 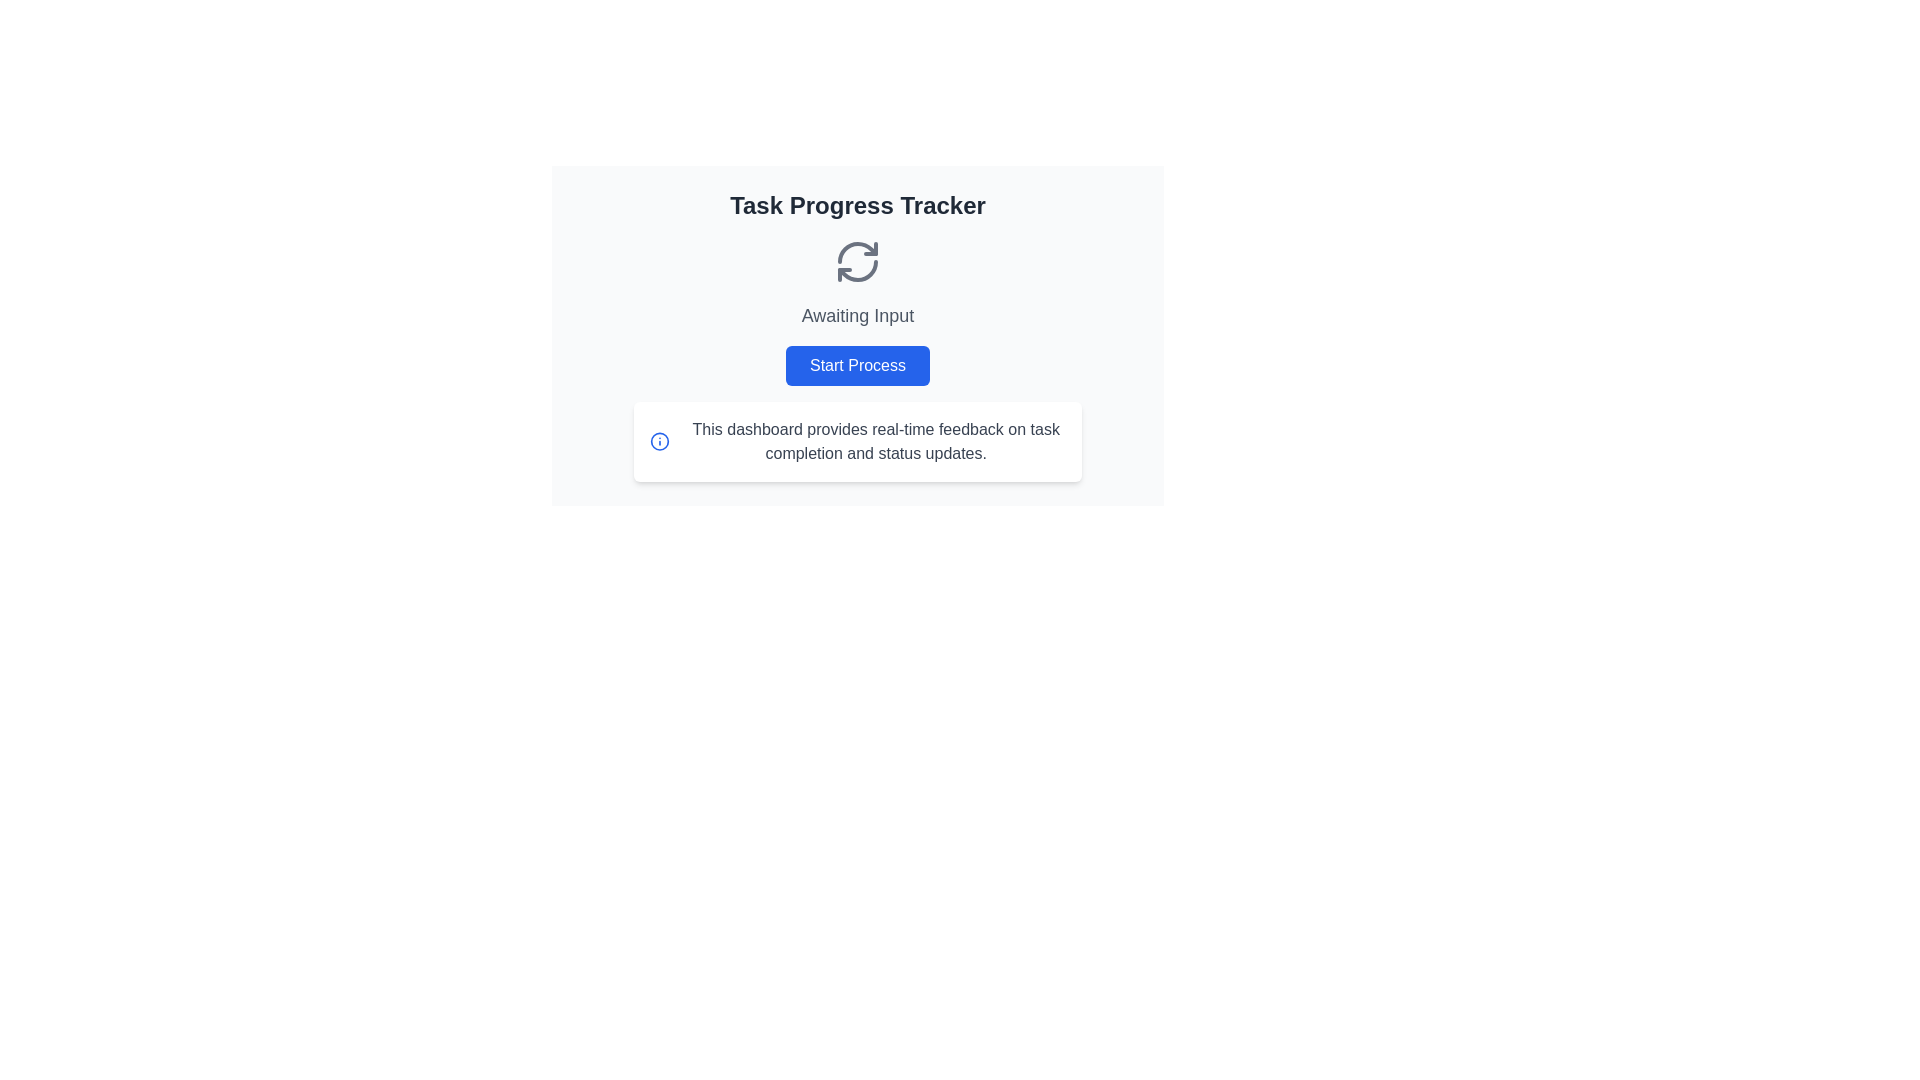 What do you see at coordinates (858, 252) in the screenshot?
I see `the upper left curve of the circular arrow icon representing the refresh function, located above the 'Awaiting Input' text and below the 'Task Progress Tracker' title` at bounding box center [858, 252].